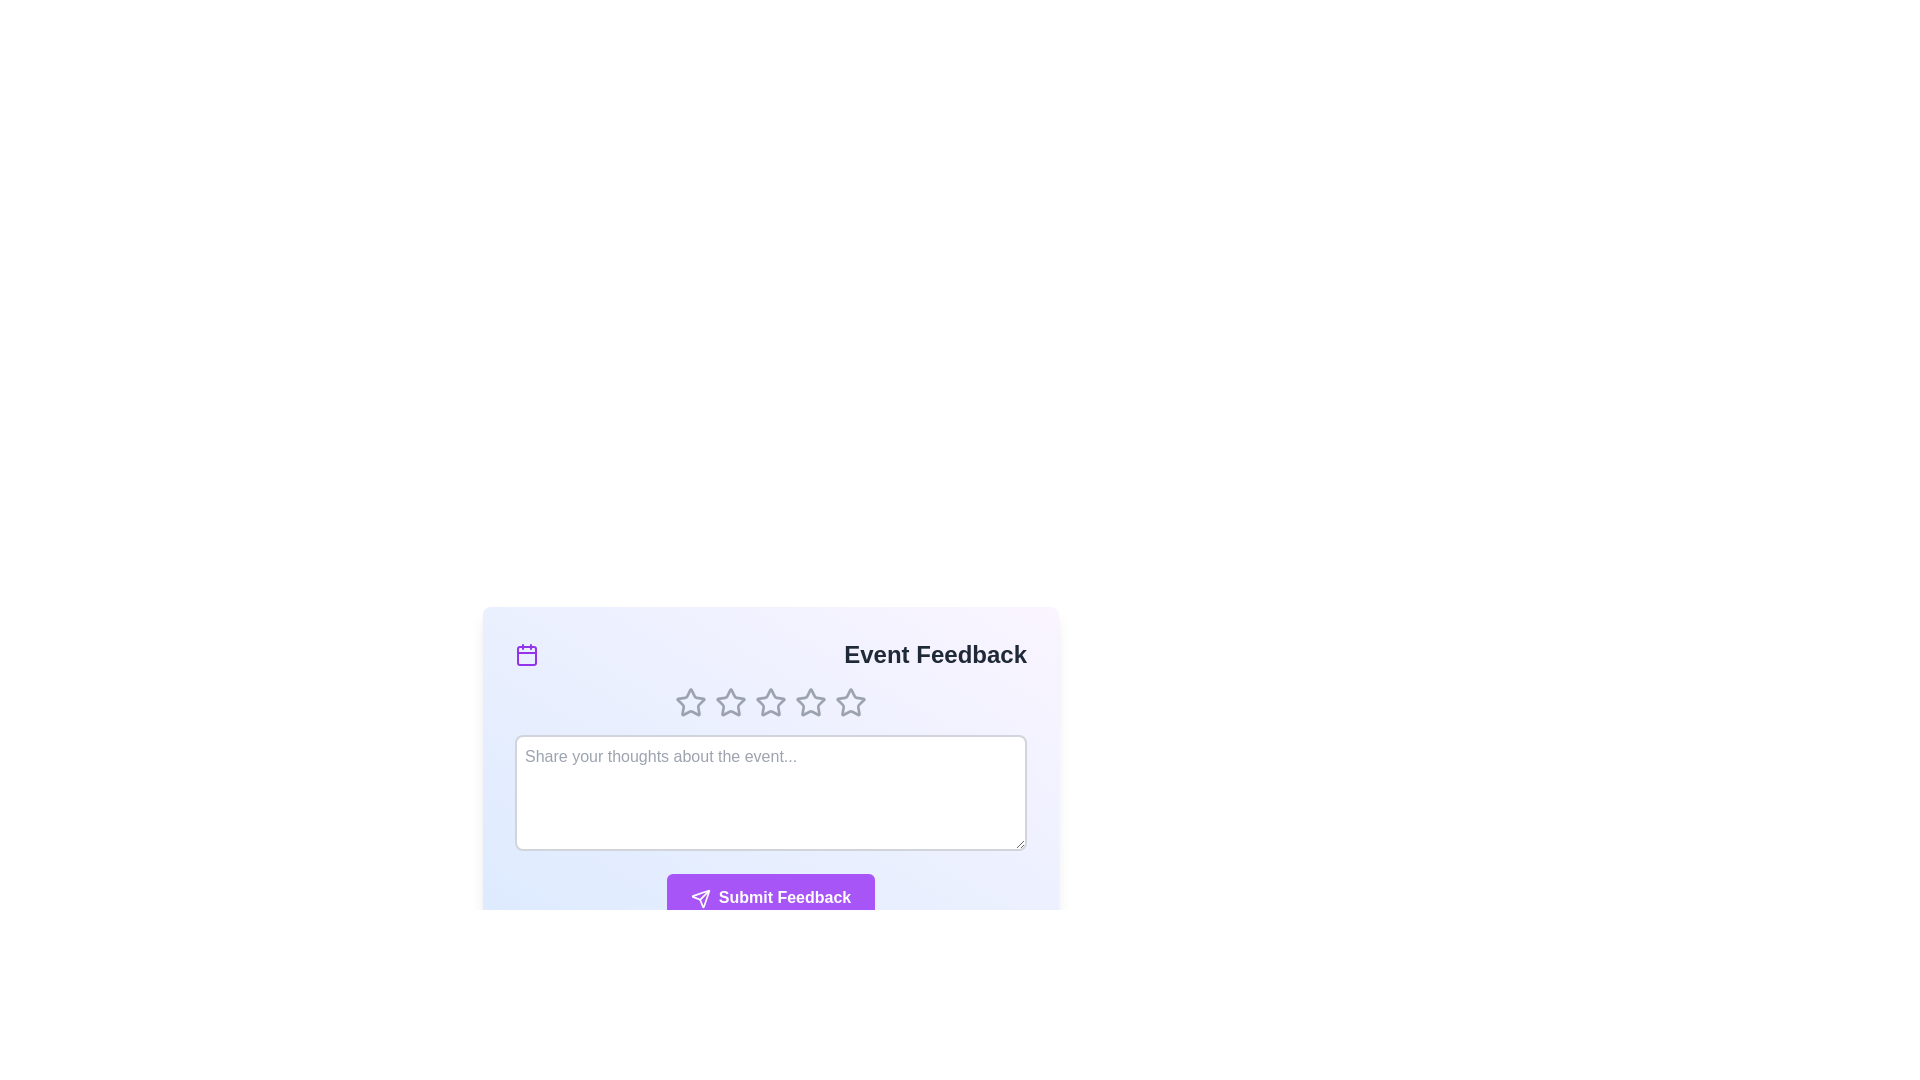 Image resolution: width=1920 pixels, height=1080 pixels. Describe the element at coordinates (770, 897) in the screenshot. I see `the 'Submit Feedback' button, which has a purple background and contains white text with a paper airplane icon, to trigger its hover color change` at that location.